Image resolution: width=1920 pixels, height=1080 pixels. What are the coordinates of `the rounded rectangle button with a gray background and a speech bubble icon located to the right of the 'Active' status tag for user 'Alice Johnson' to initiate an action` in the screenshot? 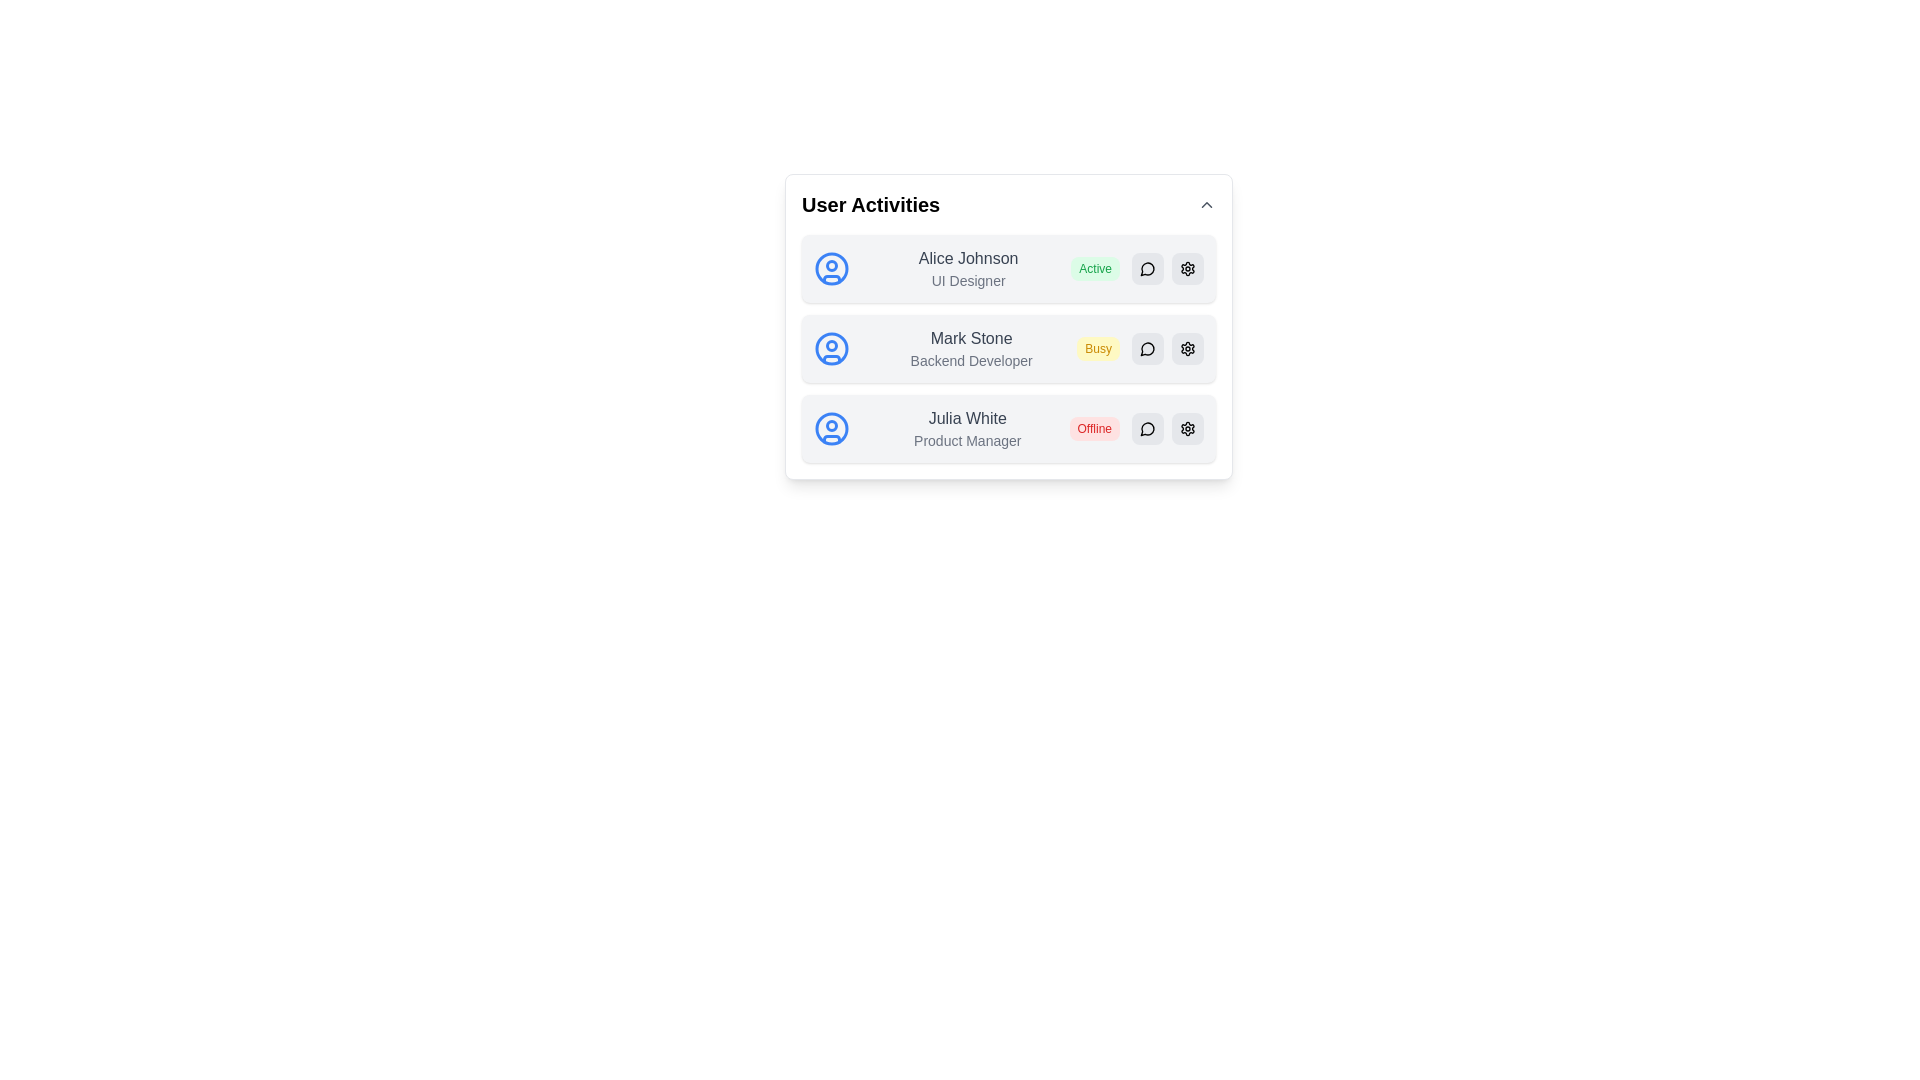 It's located at (1147, 268).